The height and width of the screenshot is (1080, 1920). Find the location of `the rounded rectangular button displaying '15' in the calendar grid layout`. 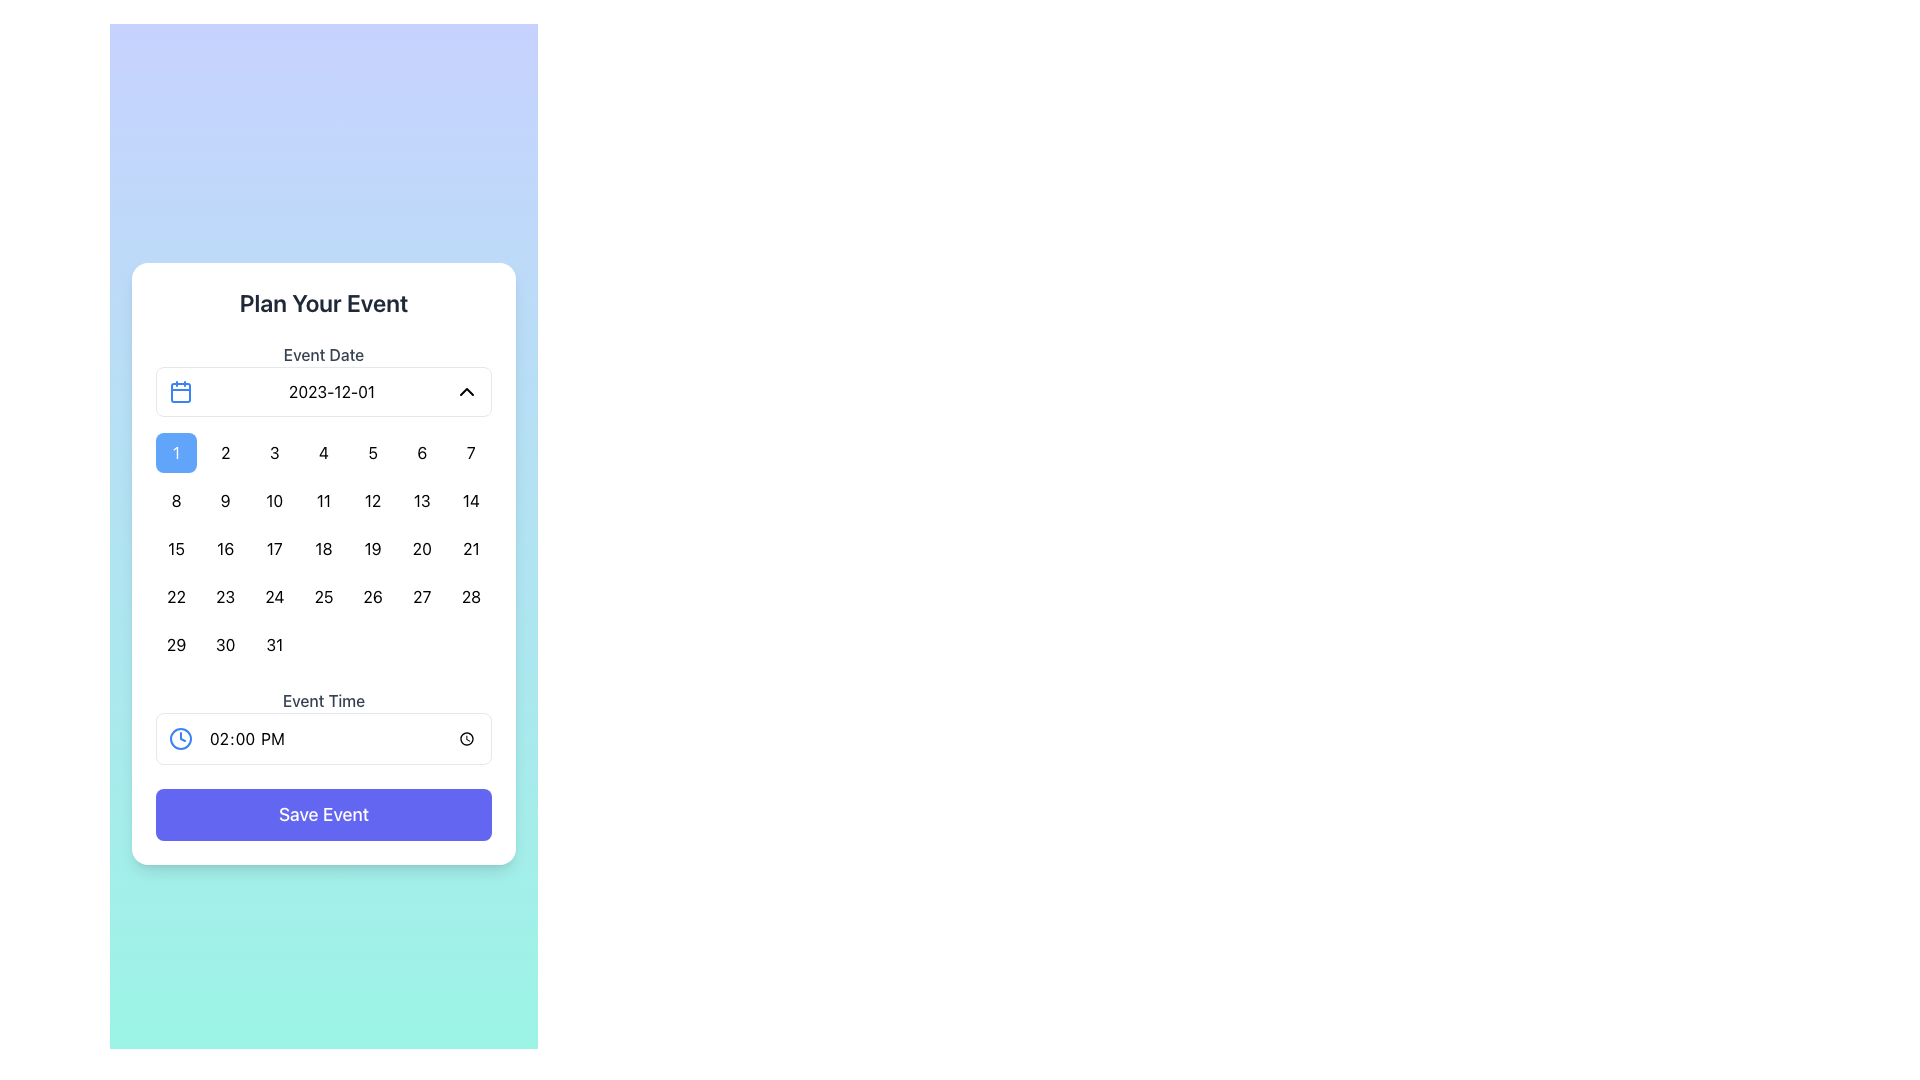

the rounded rectangular button displaying '15' in the calendar grid layout is located at coordinates (176, 548).